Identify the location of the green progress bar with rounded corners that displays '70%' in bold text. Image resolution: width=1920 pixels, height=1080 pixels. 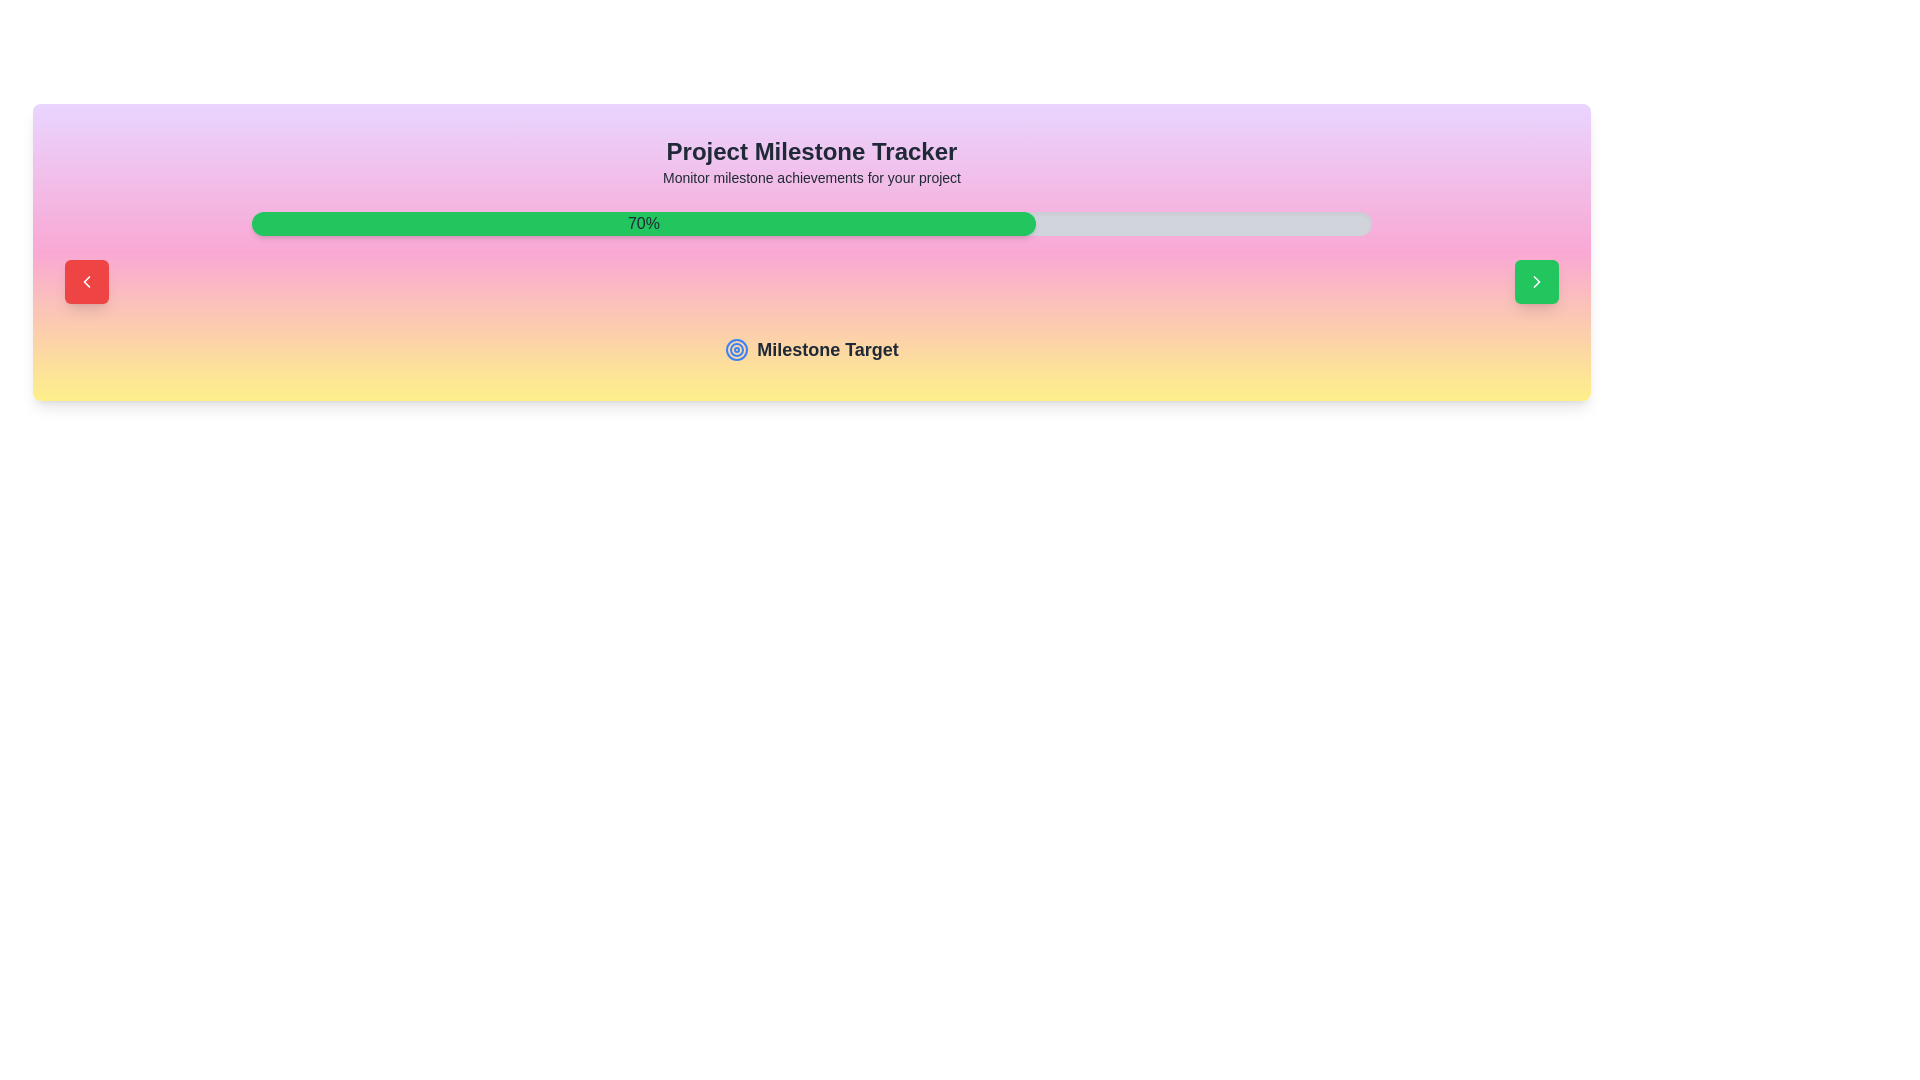
(643, 223).